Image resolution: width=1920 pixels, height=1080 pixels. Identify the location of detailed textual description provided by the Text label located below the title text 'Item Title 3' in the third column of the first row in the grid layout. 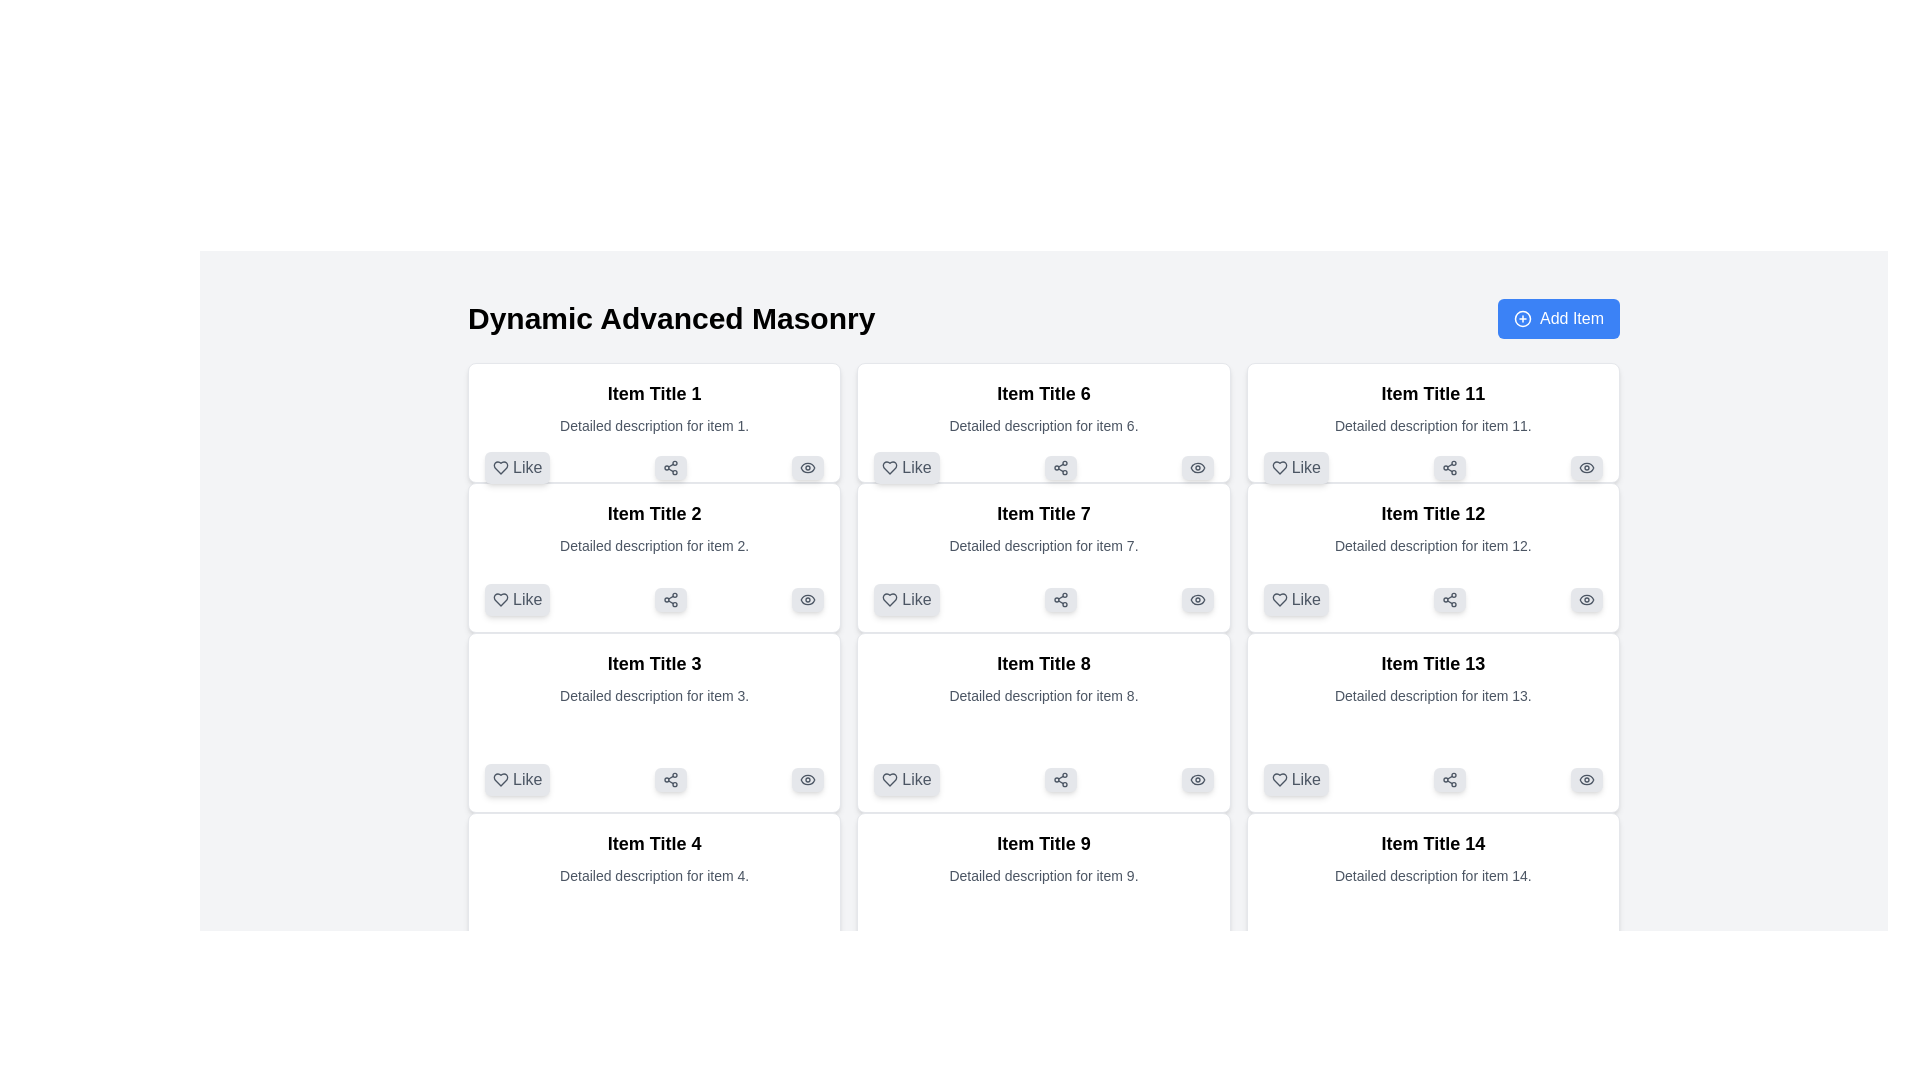
(654, 694).